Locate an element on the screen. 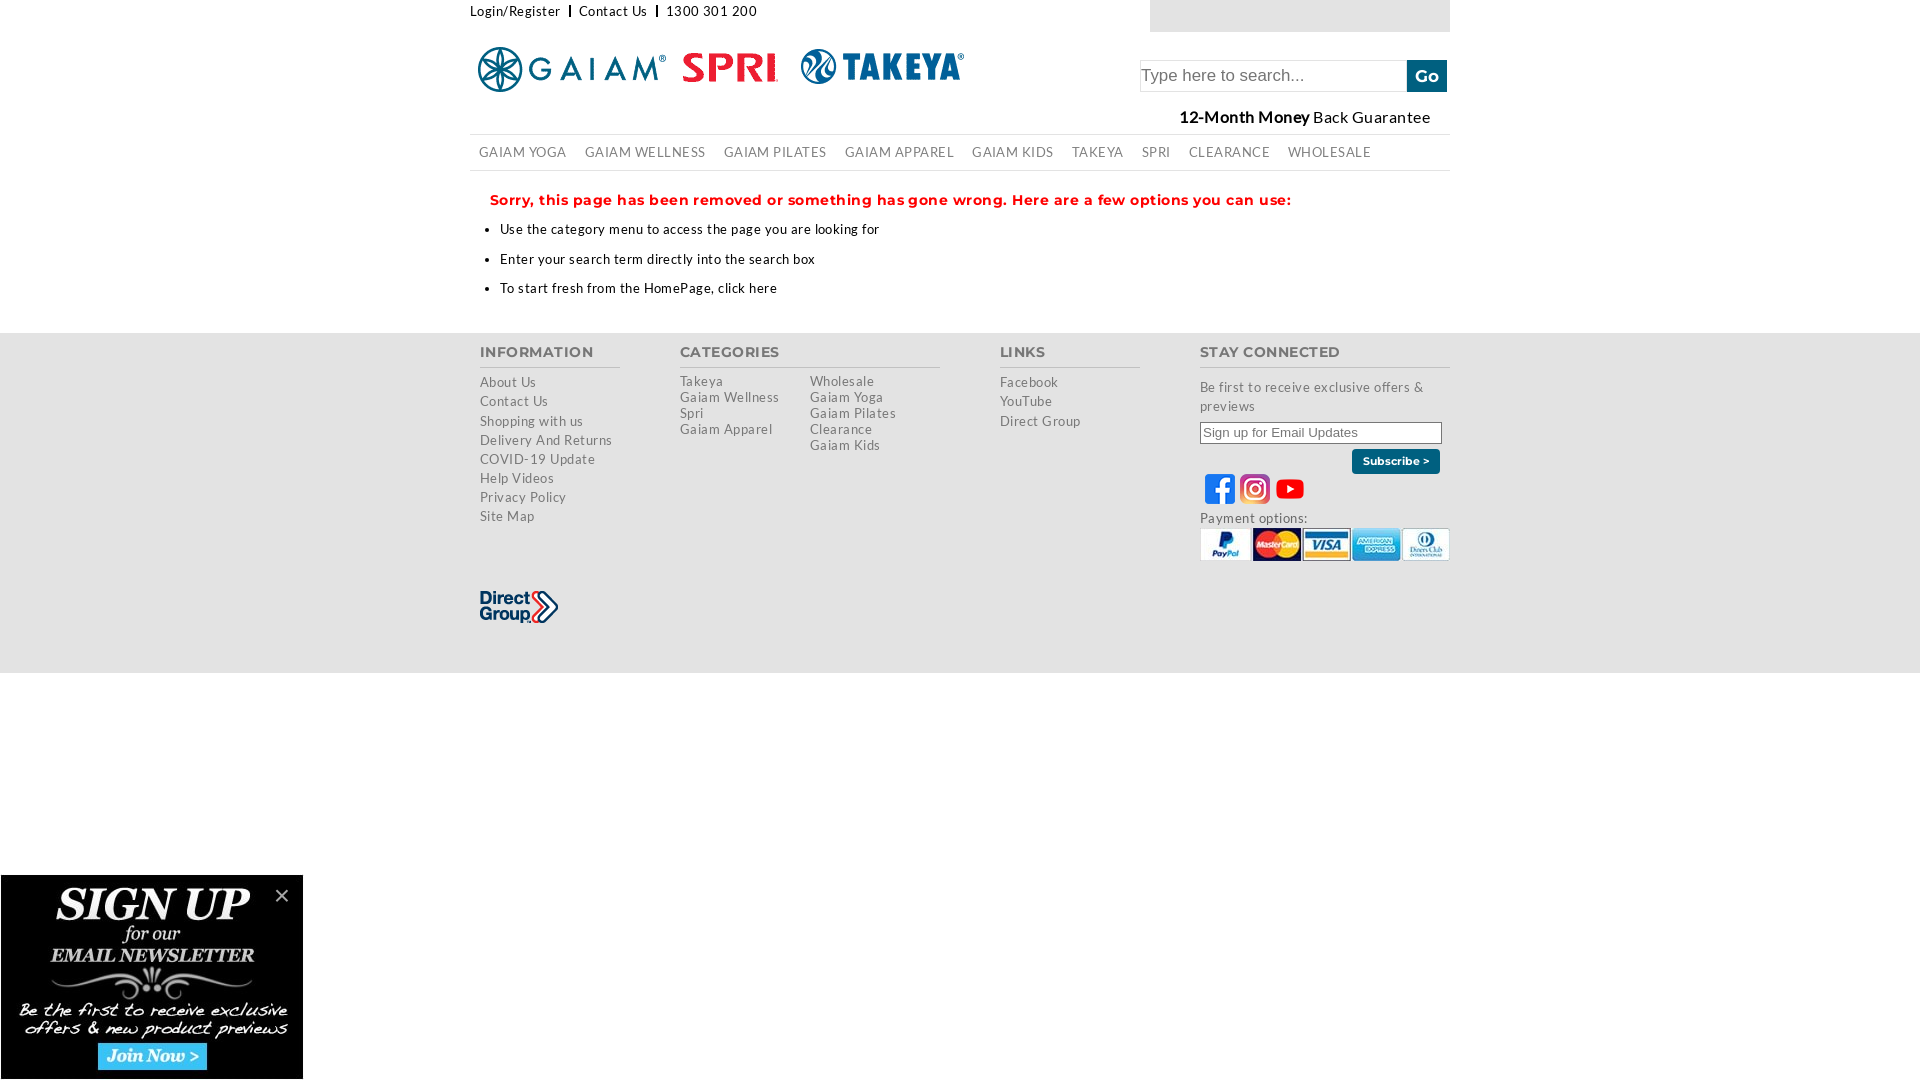  'Contact Us' is located at coordinates (612, 11).